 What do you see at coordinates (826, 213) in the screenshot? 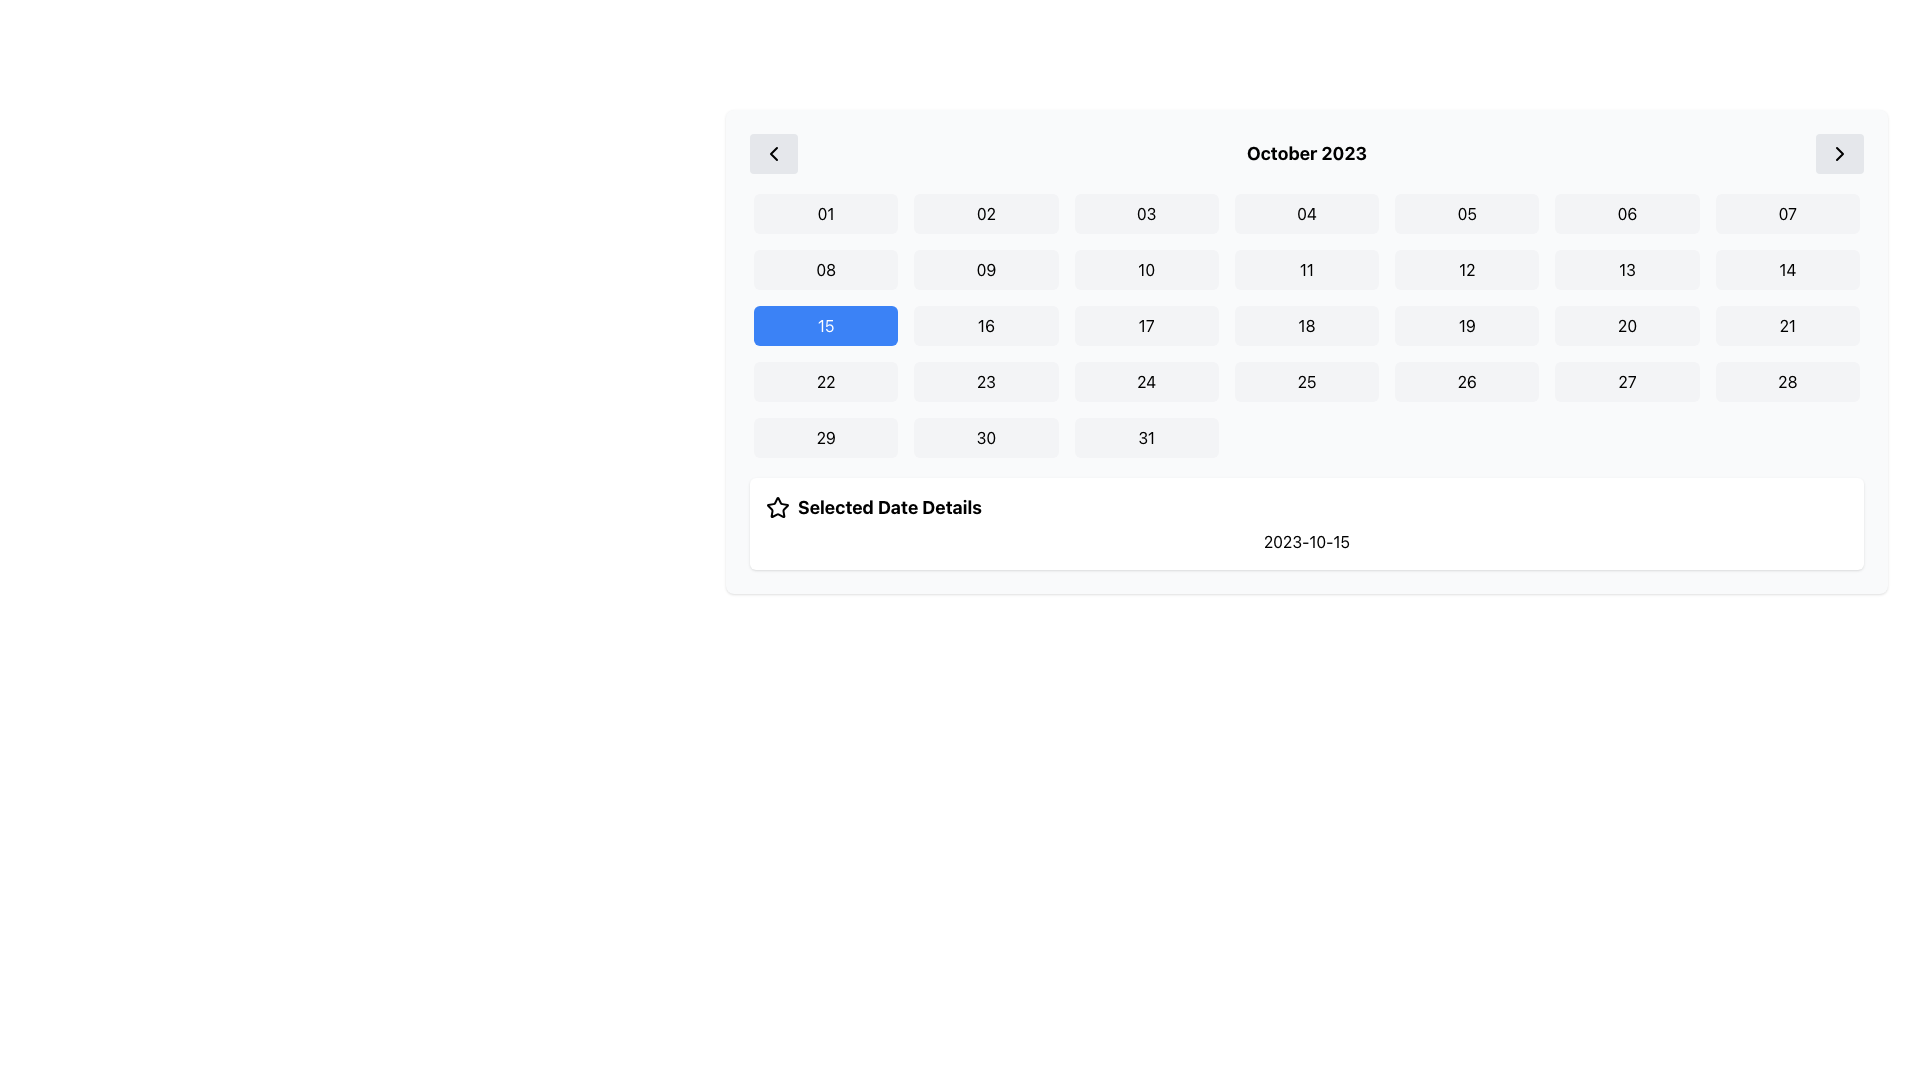
I see `the selectable date button representing the '1st' of the month in the calendar interface` at bounding box center [826, 213].